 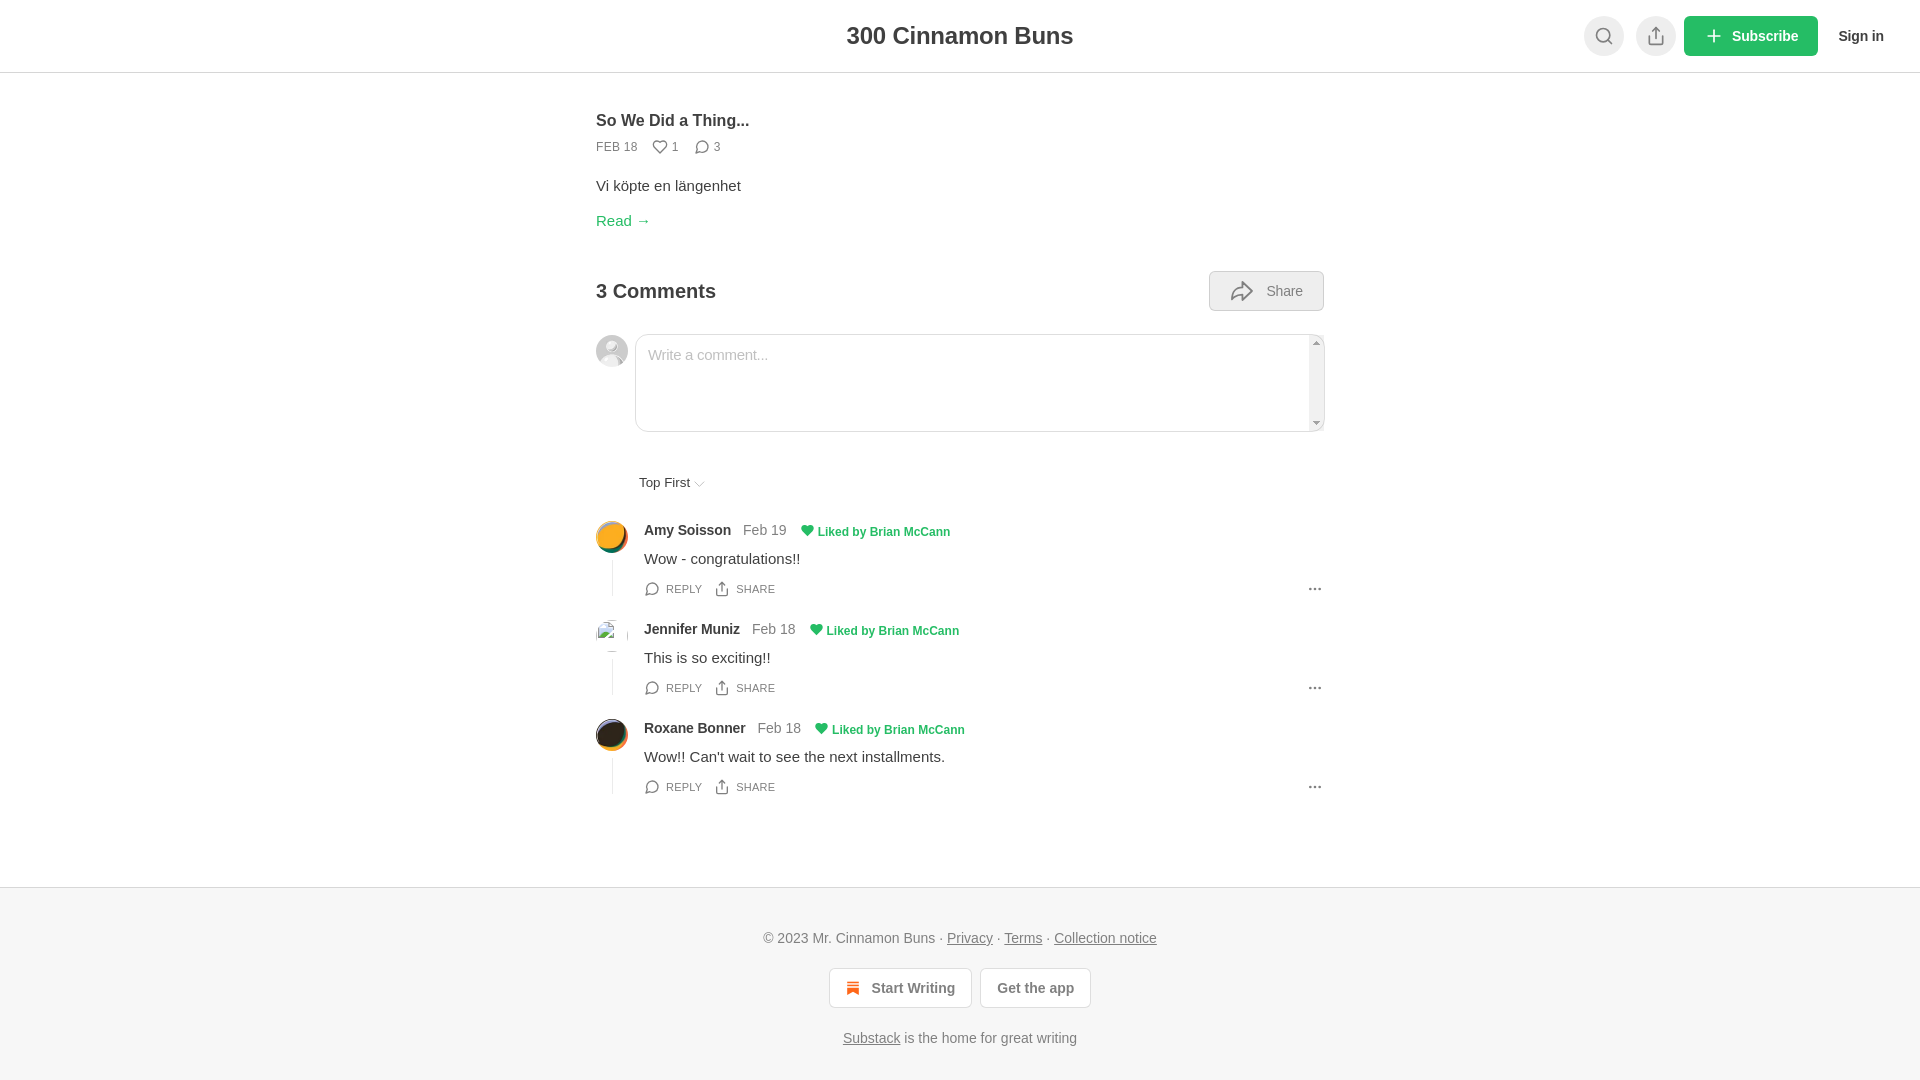 What do you see at coordinates (743, 785) in the screenshot?
I see `'SHARE'` at bounding box center [743, 785].